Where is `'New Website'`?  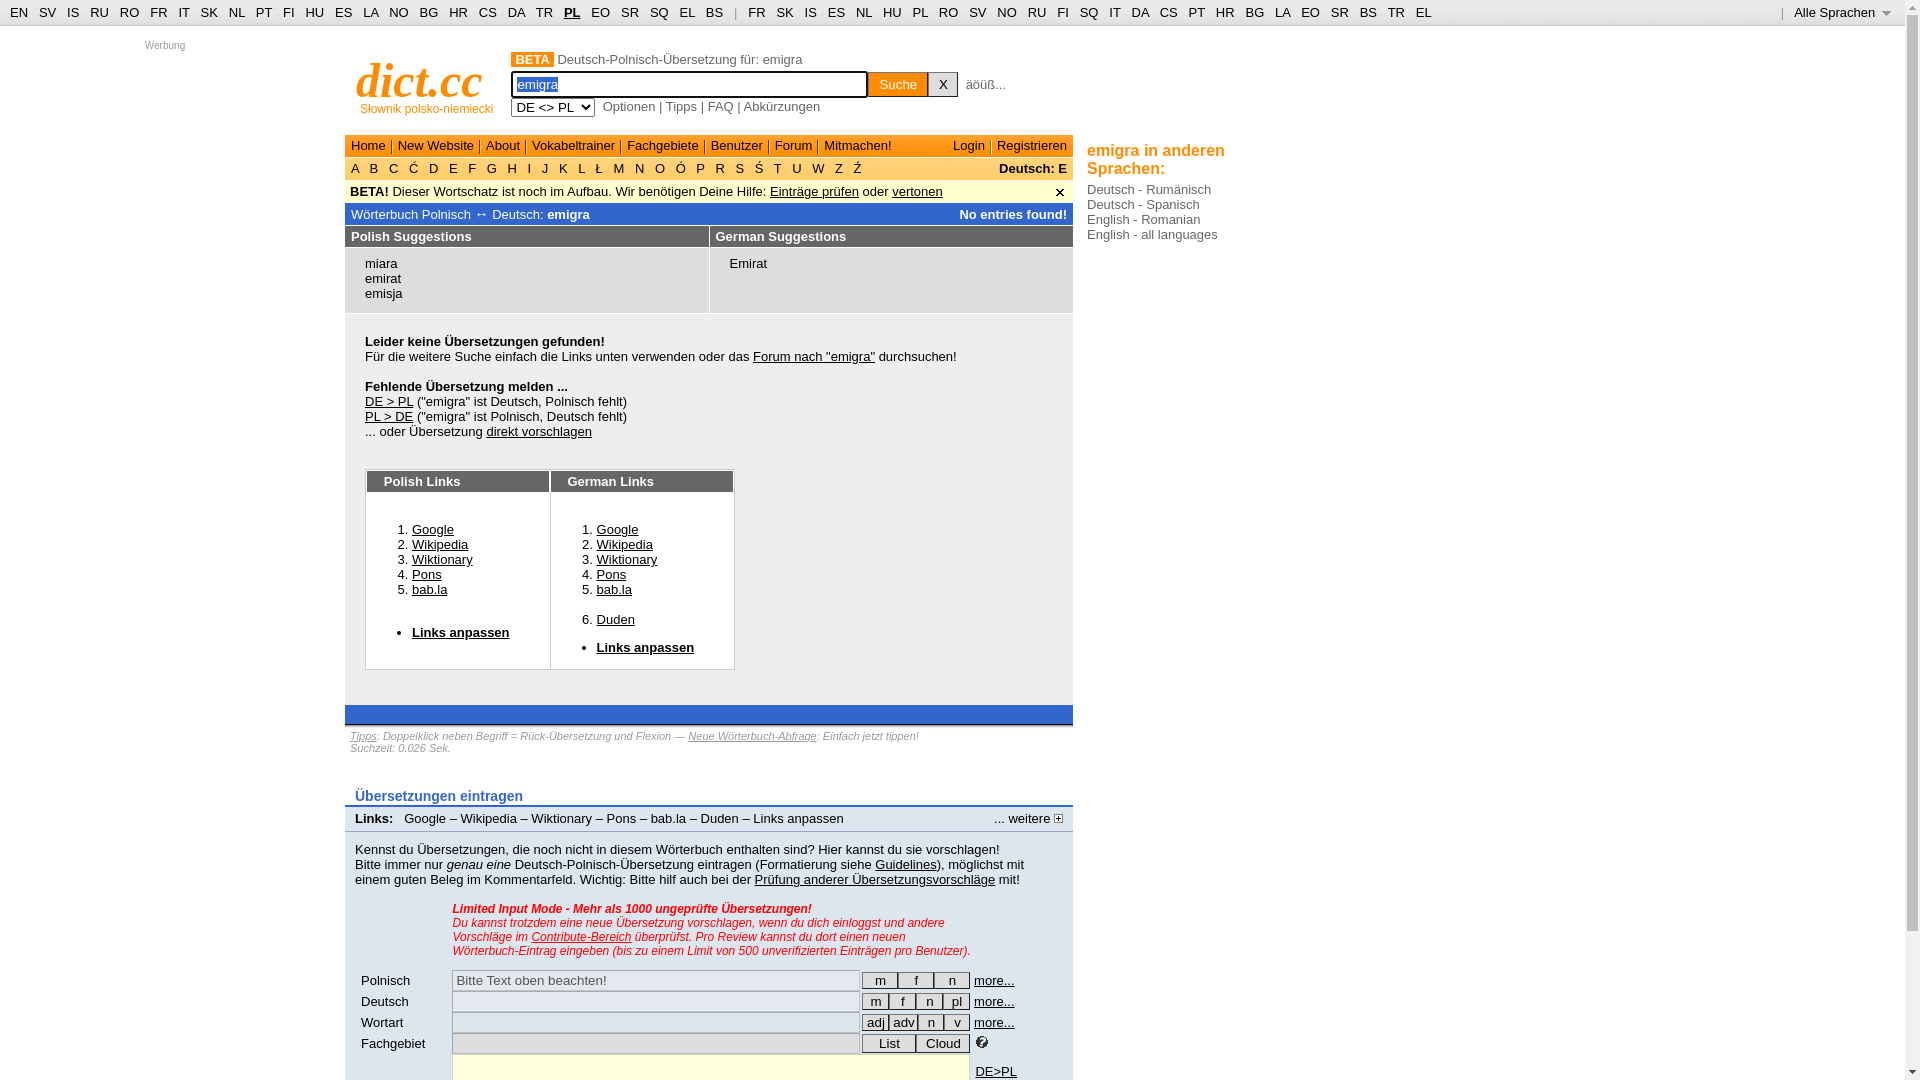 'New Website' is located at coordinates (435, 144).